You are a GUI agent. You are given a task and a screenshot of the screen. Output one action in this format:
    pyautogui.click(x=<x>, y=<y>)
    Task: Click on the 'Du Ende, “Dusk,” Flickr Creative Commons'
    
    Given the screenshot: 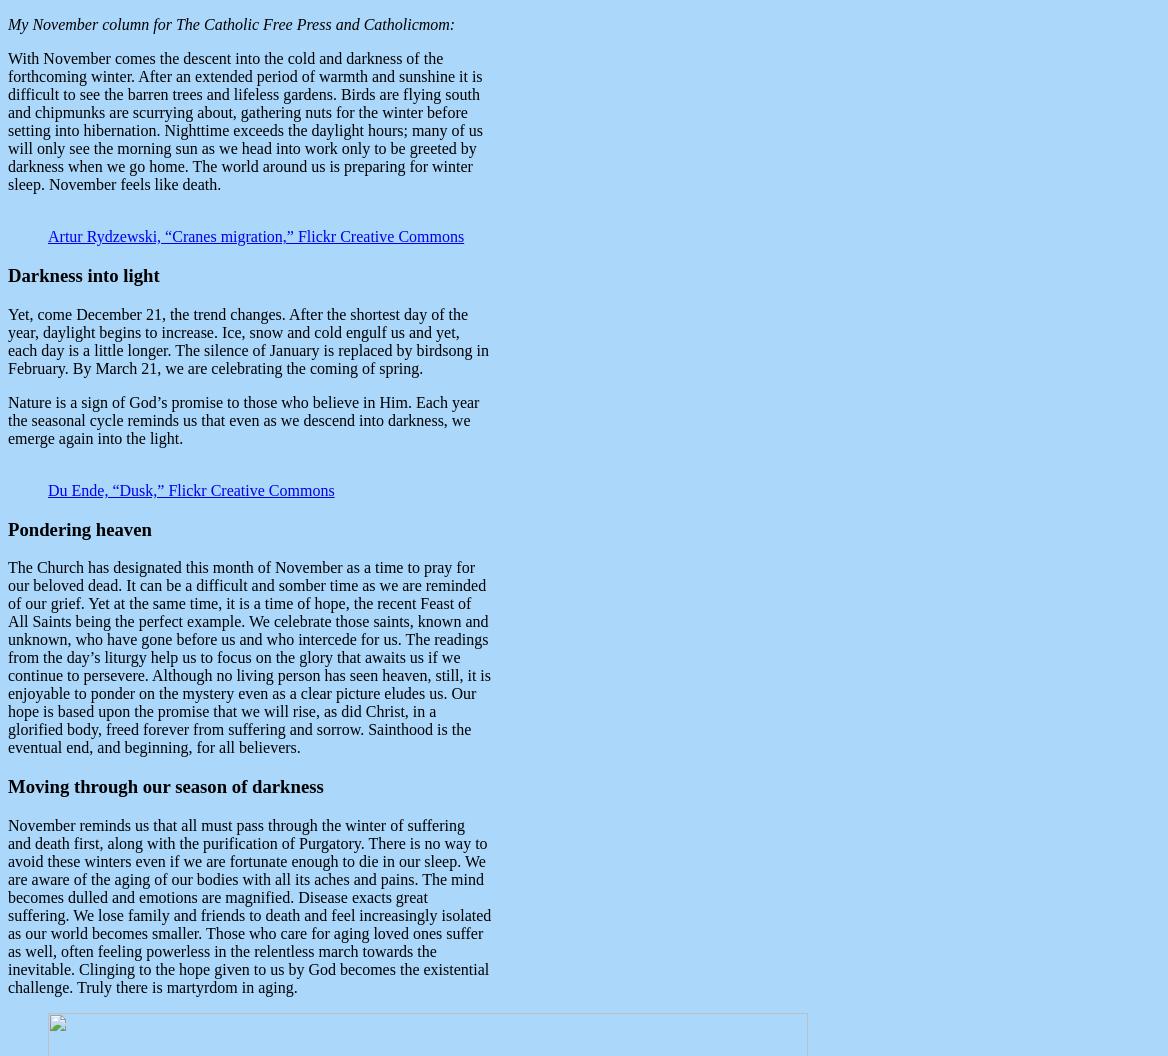 What is the action you would take?
    pyautogui.click(x=190, y=488)
    